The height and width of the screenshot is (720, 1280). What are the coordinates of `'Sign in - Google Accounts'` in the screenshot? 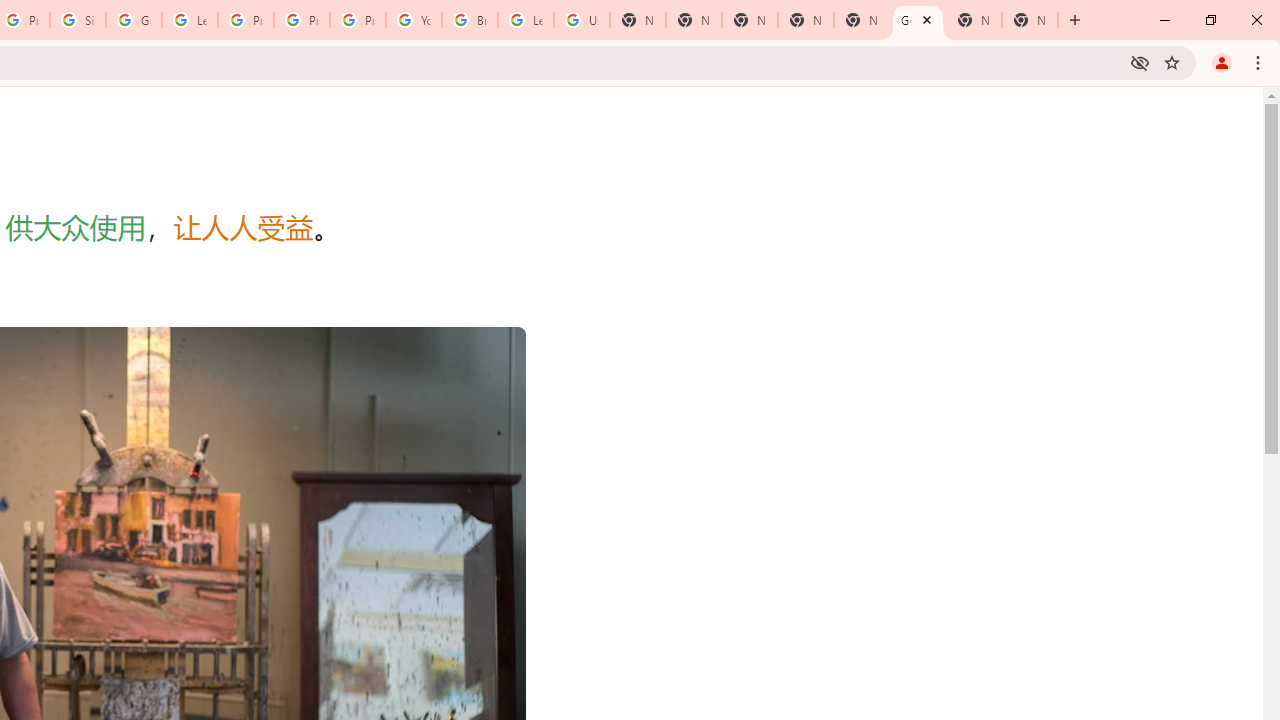 It's located at (78, 20).